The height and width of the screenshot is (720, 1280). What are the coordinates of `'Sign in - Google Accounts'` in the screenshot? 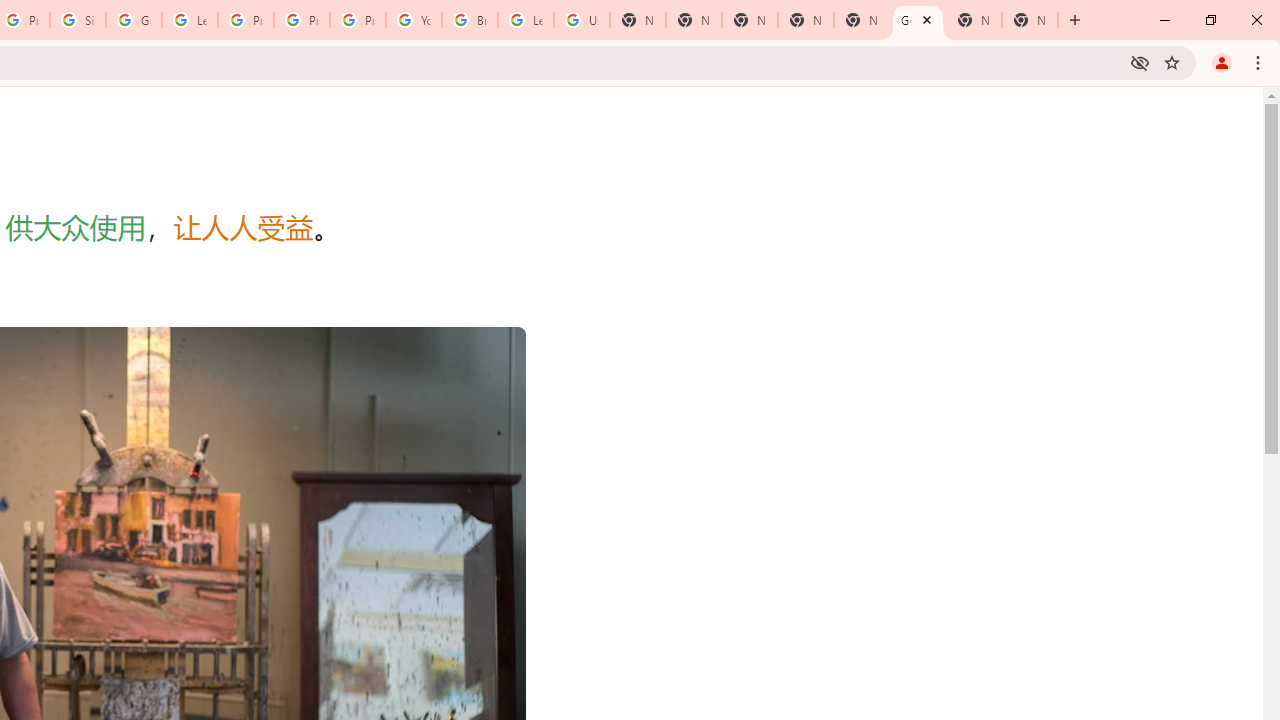 It's located at (78, 20).